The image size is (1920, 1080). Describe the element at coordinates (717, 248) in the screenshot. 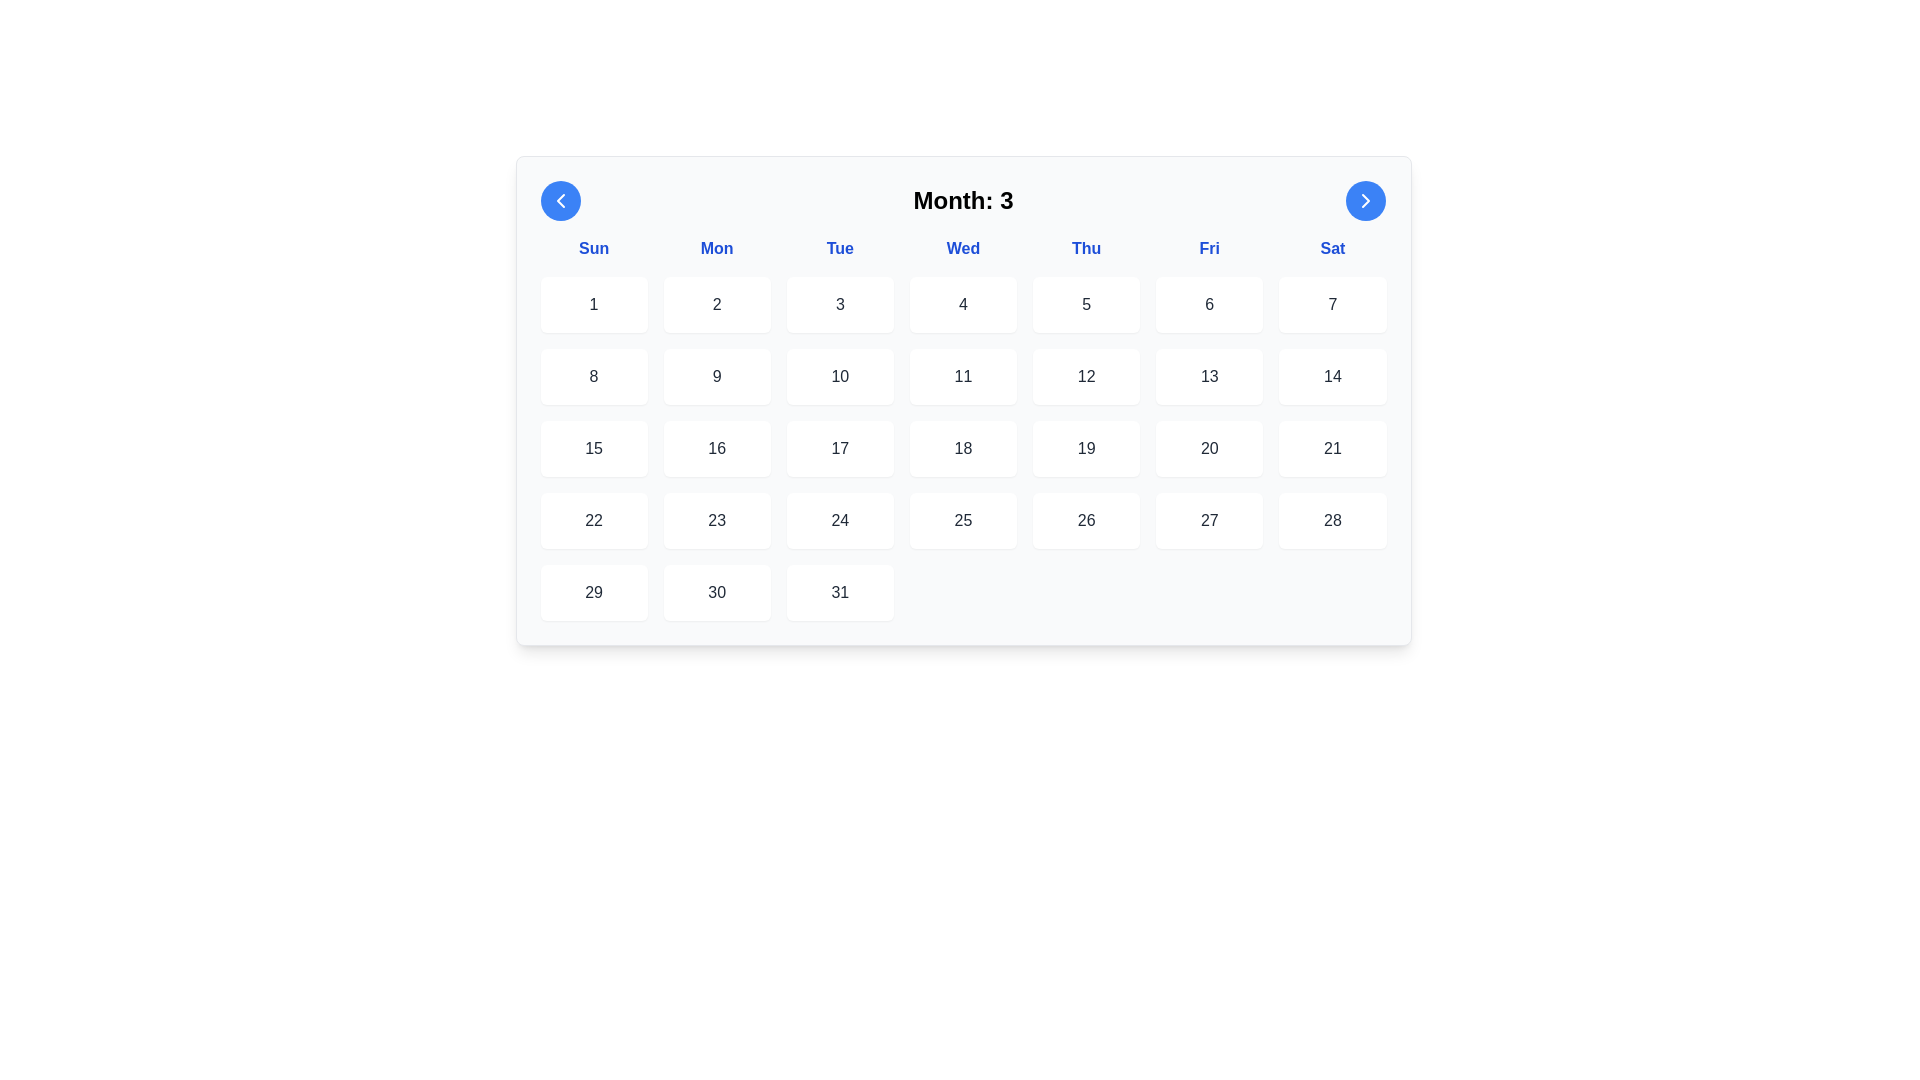

I see `the text label displaying 'Mon' in bold blue font, which is part of the horizontal row of days of the week, positioned between 'Sun' and 'Tue'` at that location.